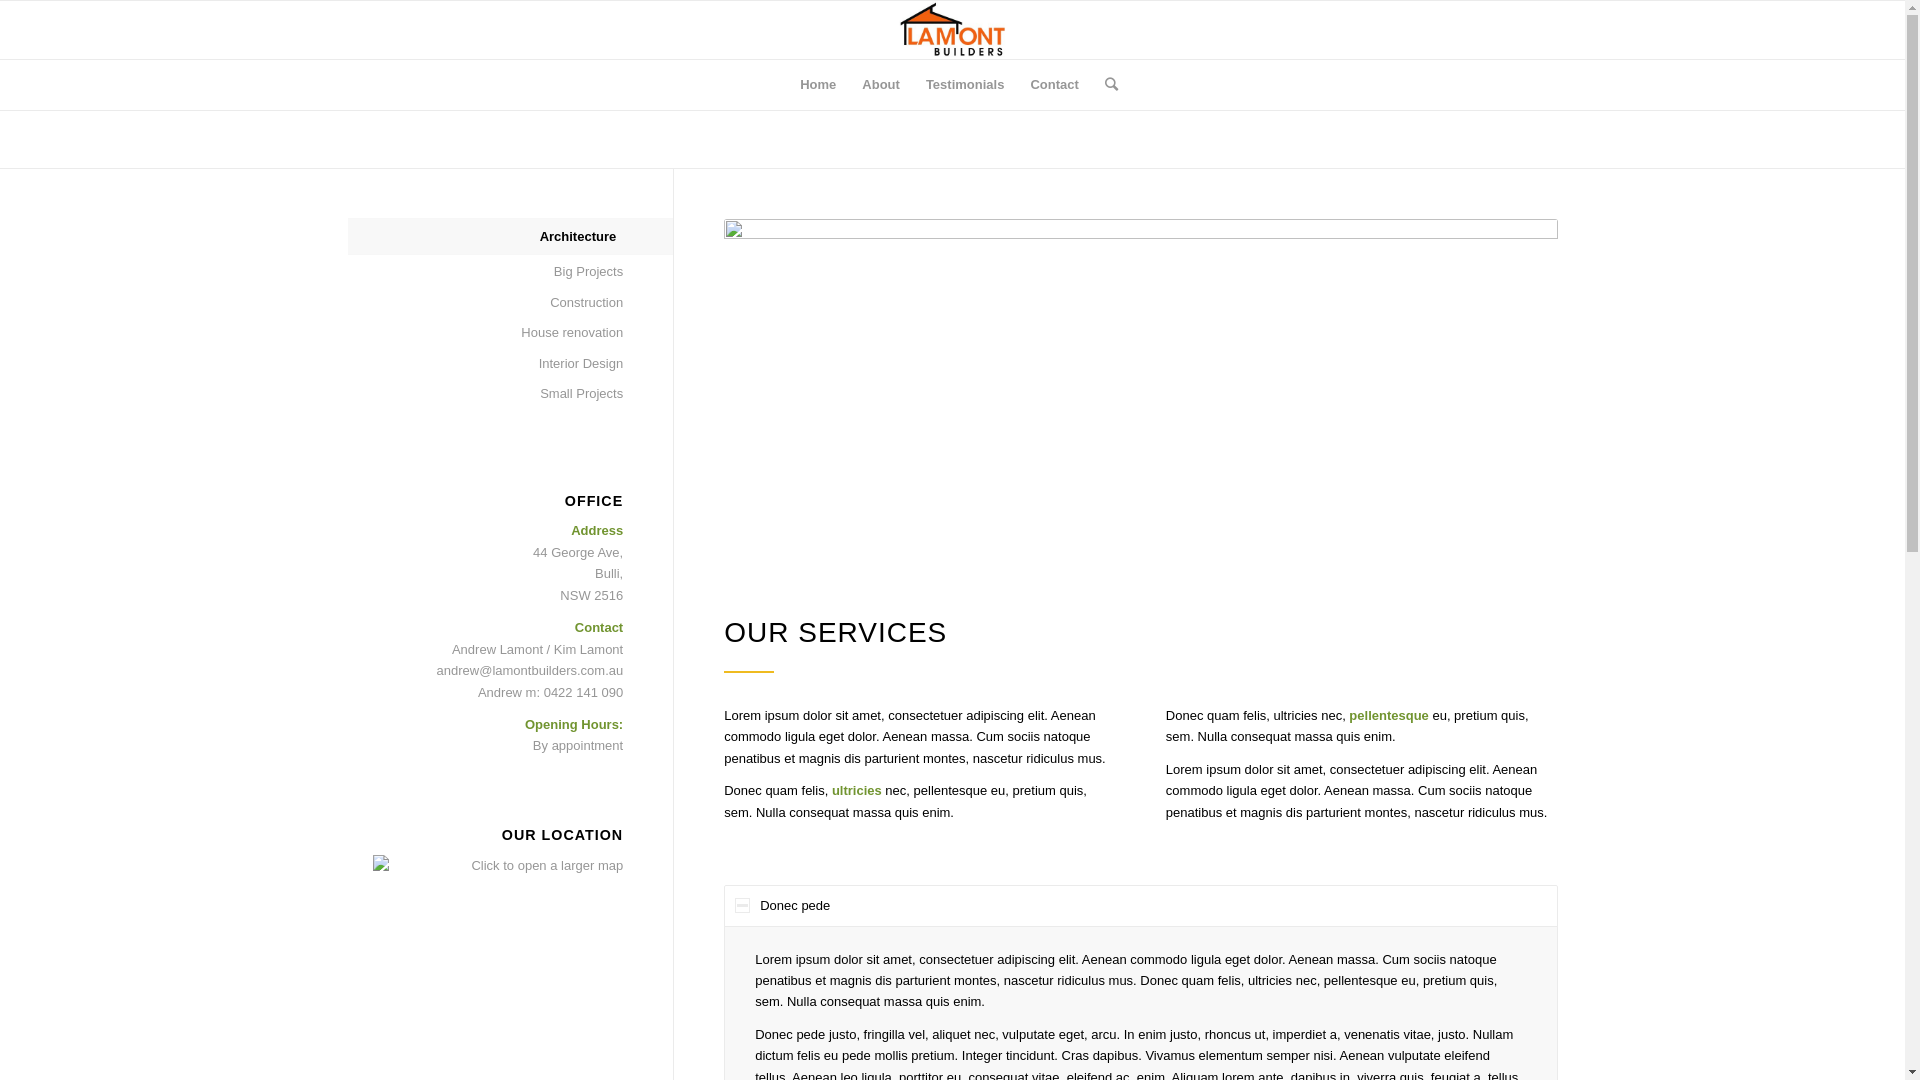 The width and height of the screenshot is (1920, 1080). Describe the element at coordinates (485, 272) in the screenshot. I see `'Big Projects'` at that location.